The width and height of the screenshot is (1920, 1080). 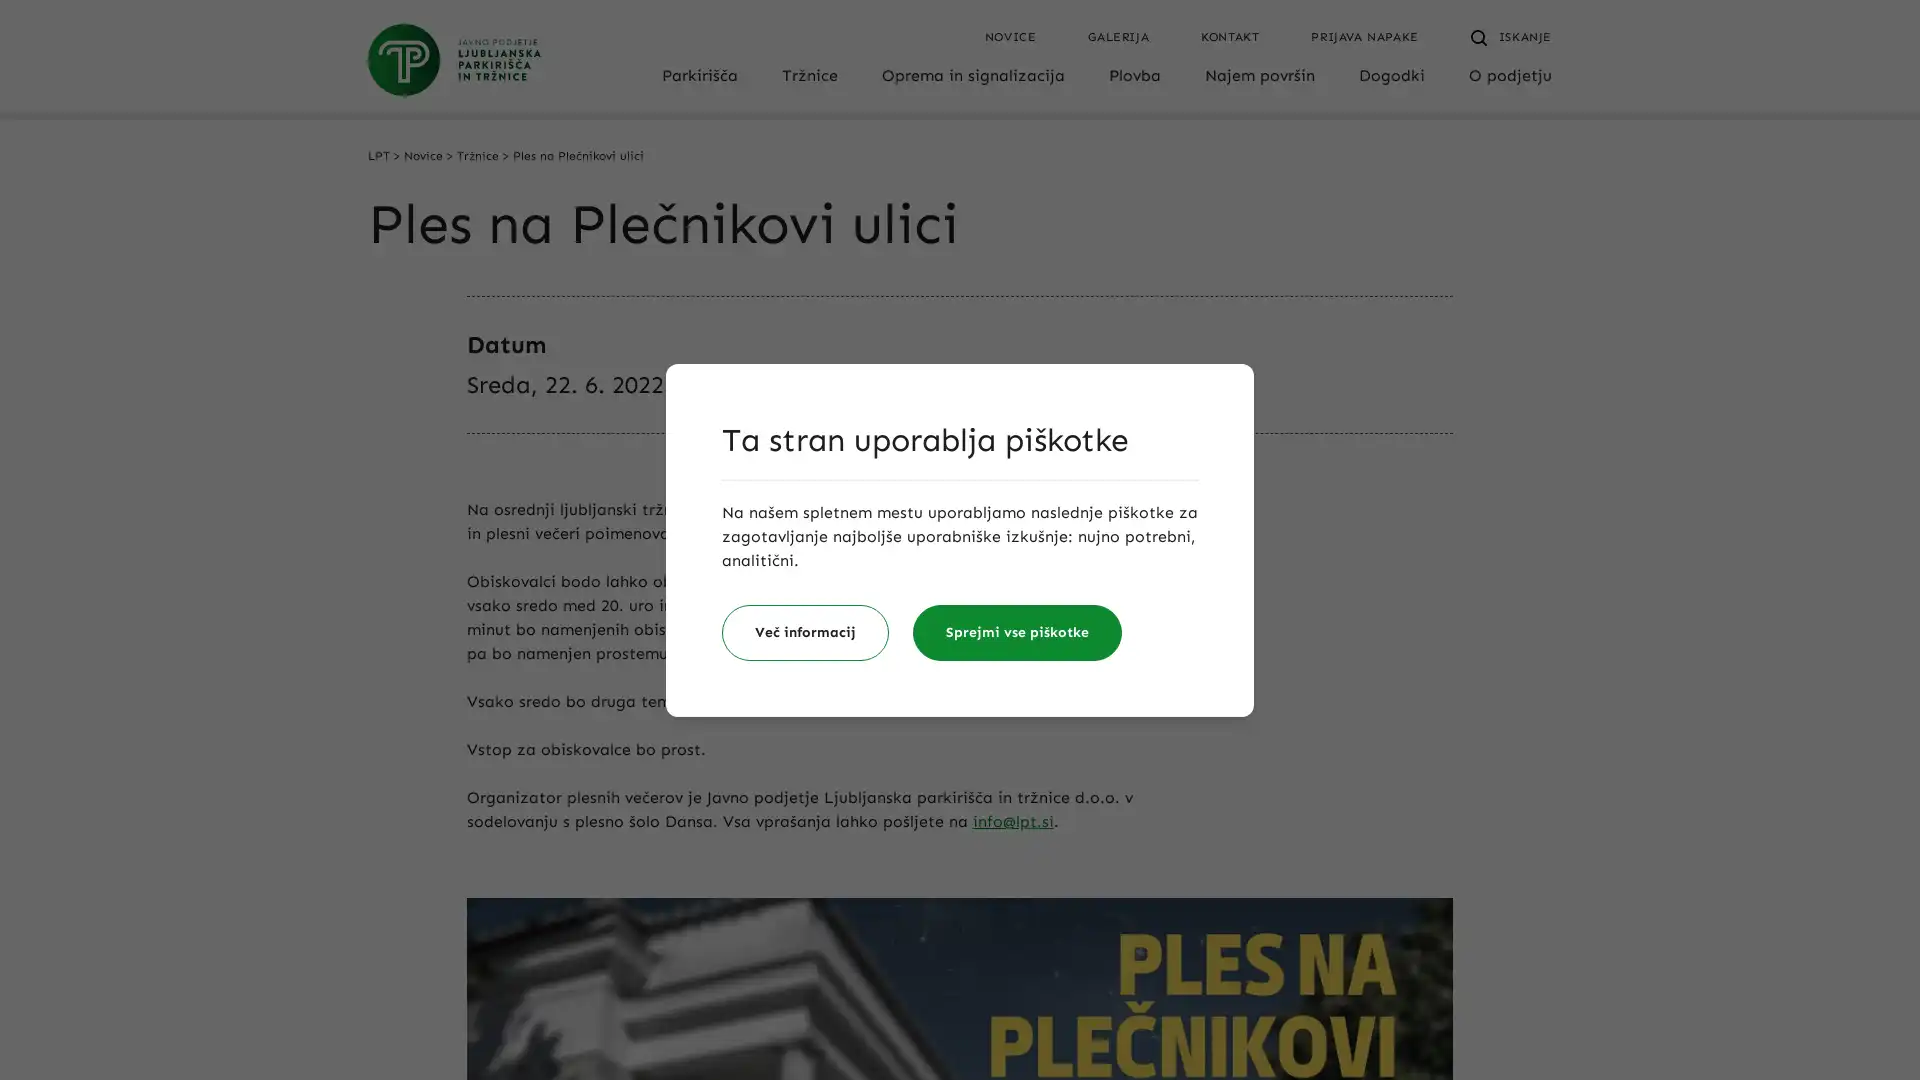 I want to click on Sprejmi vse piskotke, so click(x=1017, y=632).